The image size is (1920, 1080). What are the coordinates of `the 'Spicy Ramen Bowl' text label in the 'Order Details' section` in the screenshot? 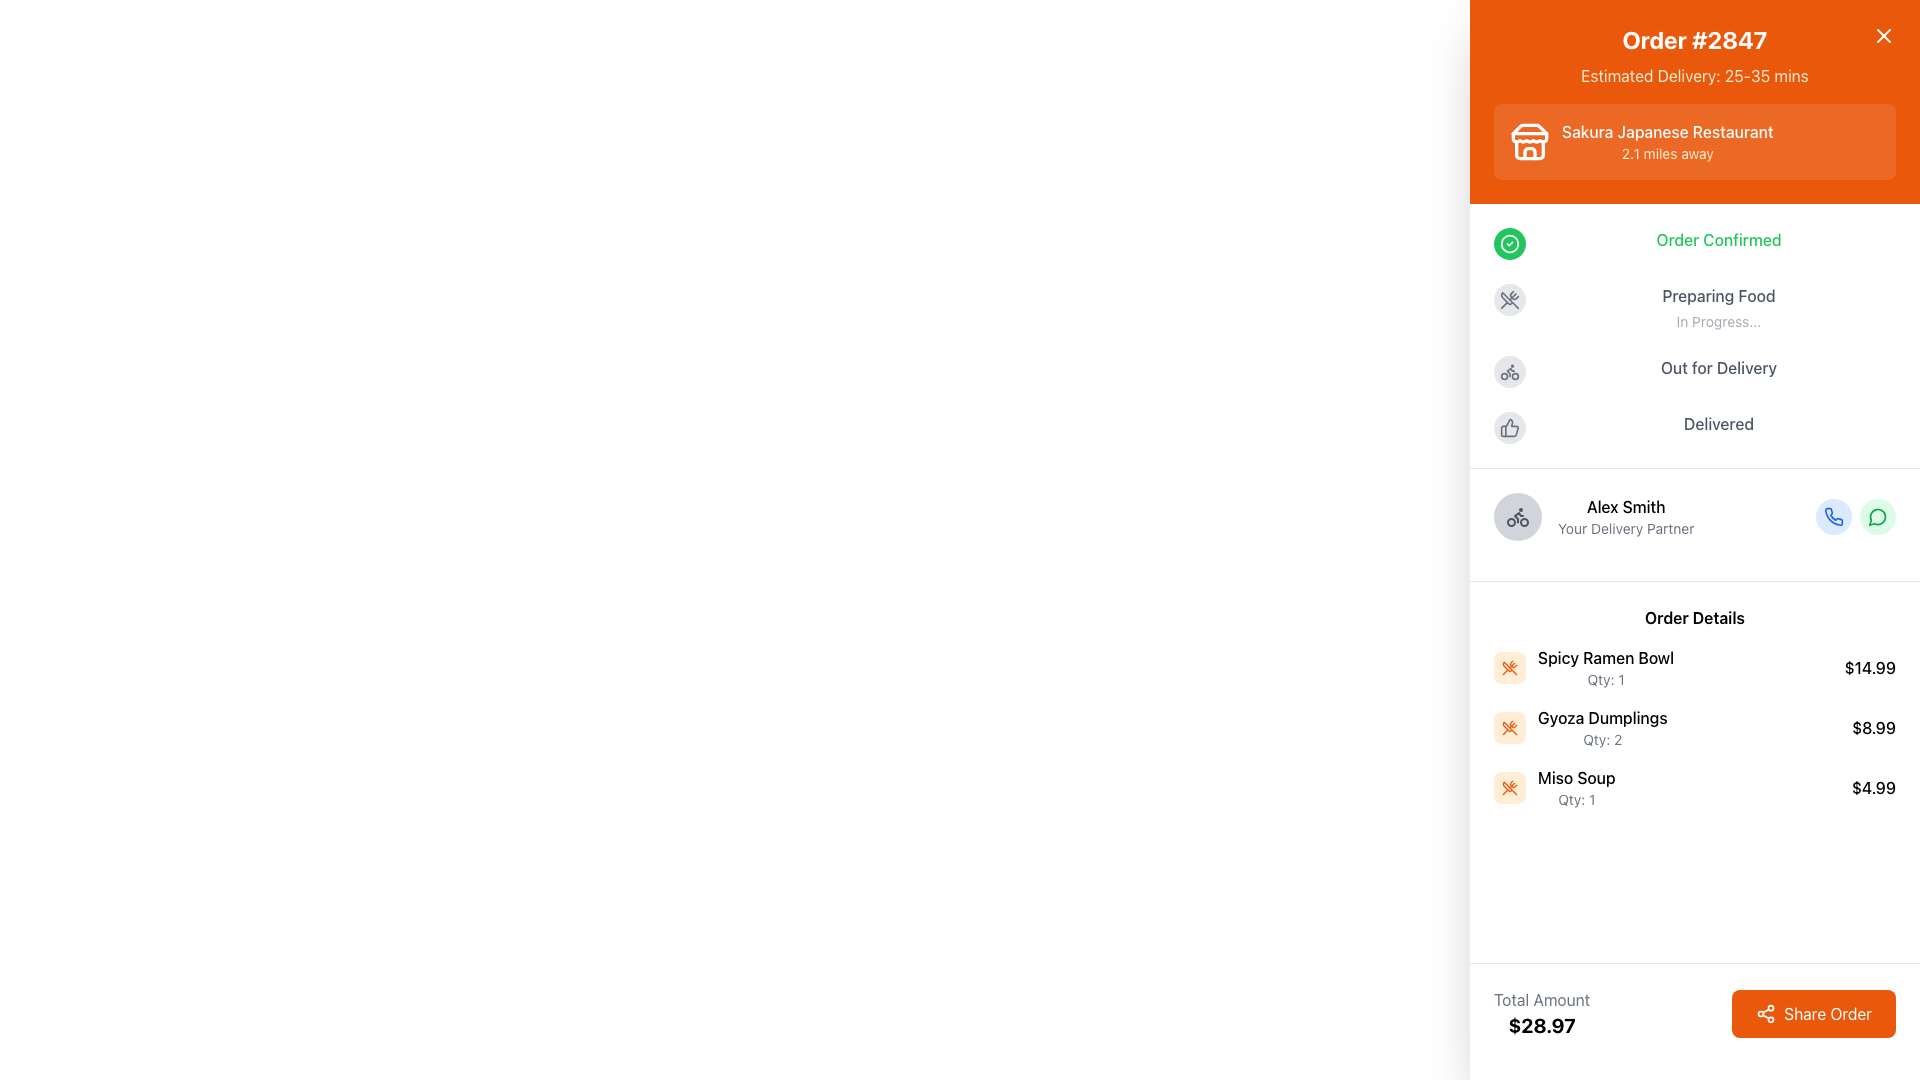 It's located at (1606, 658).